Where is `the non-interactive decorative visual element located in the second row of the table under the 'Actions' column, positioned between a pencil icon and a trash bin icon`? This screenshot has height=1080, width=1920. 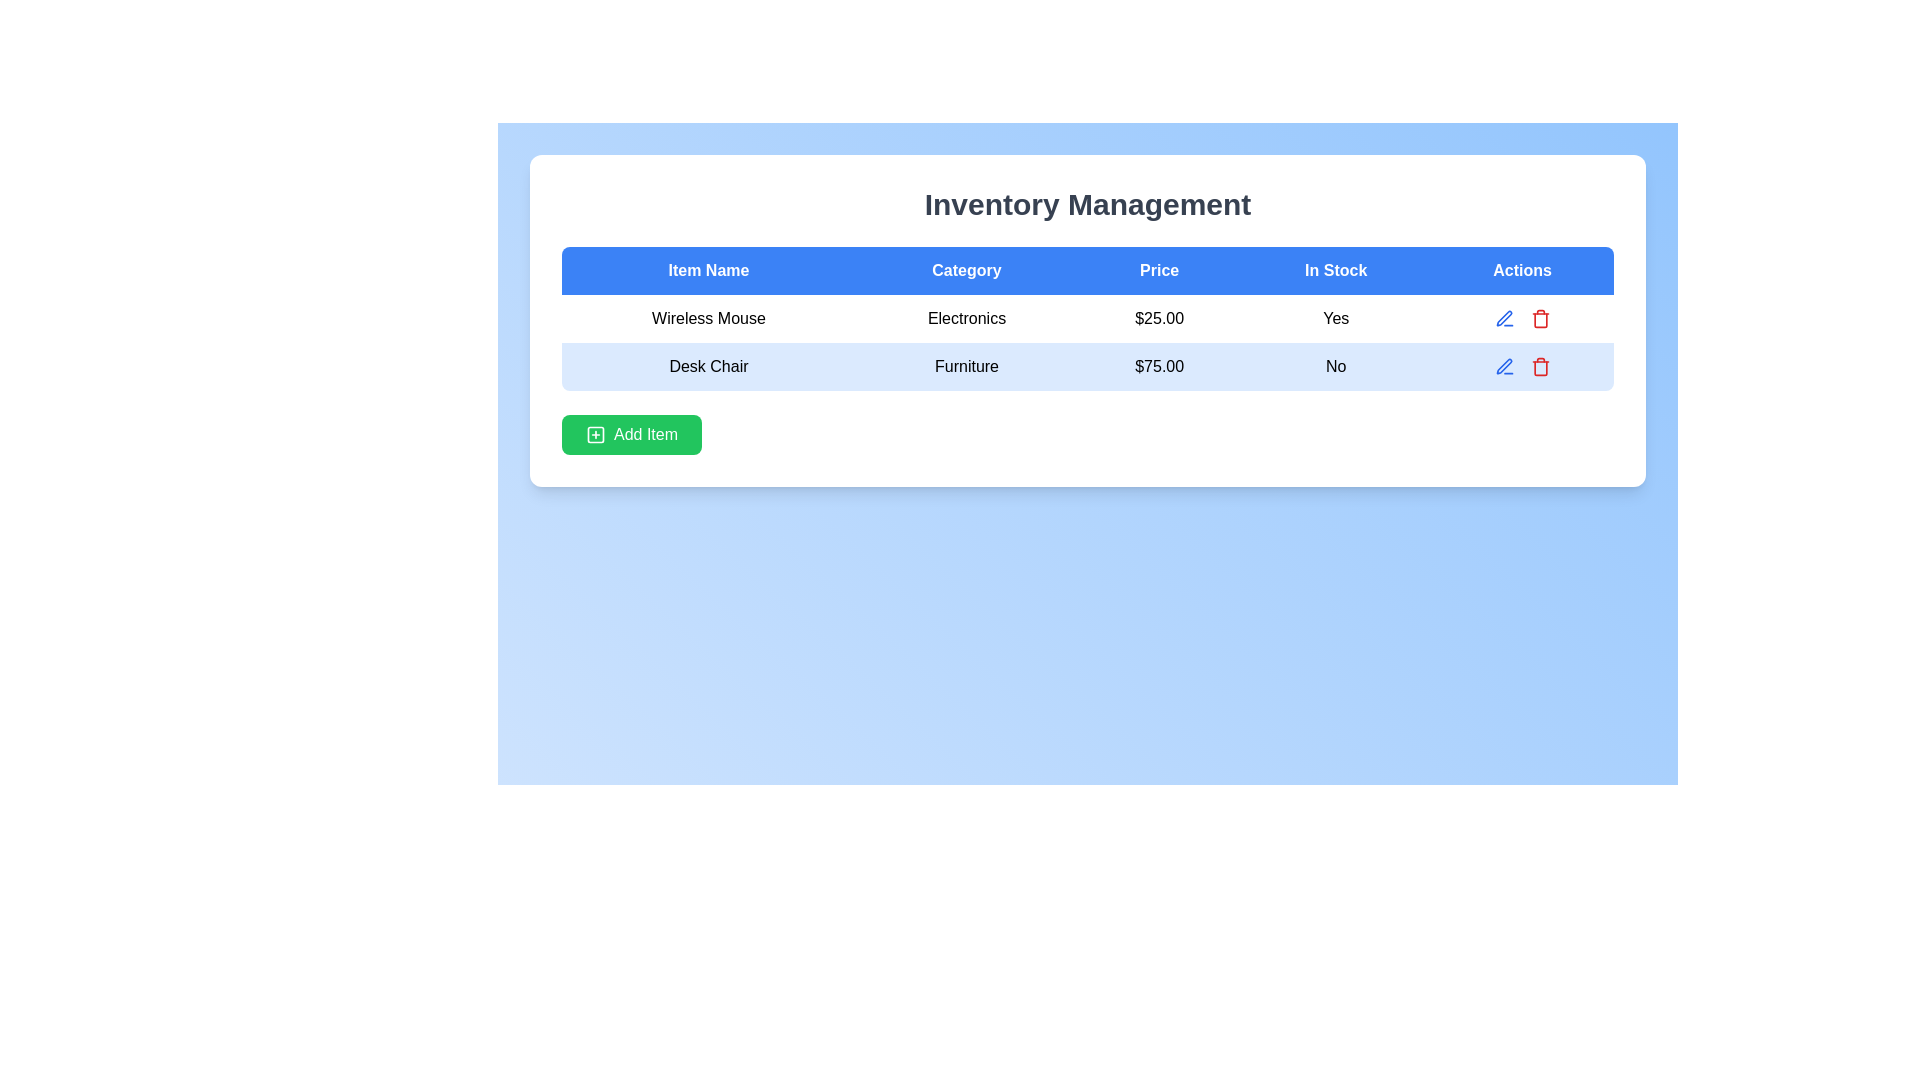 the non-interactive decorative visual element located in the second row of the table under the 'Actions' column, positioned between a pencil icon and a trash bin icon is located at coordinates (1521, 366).